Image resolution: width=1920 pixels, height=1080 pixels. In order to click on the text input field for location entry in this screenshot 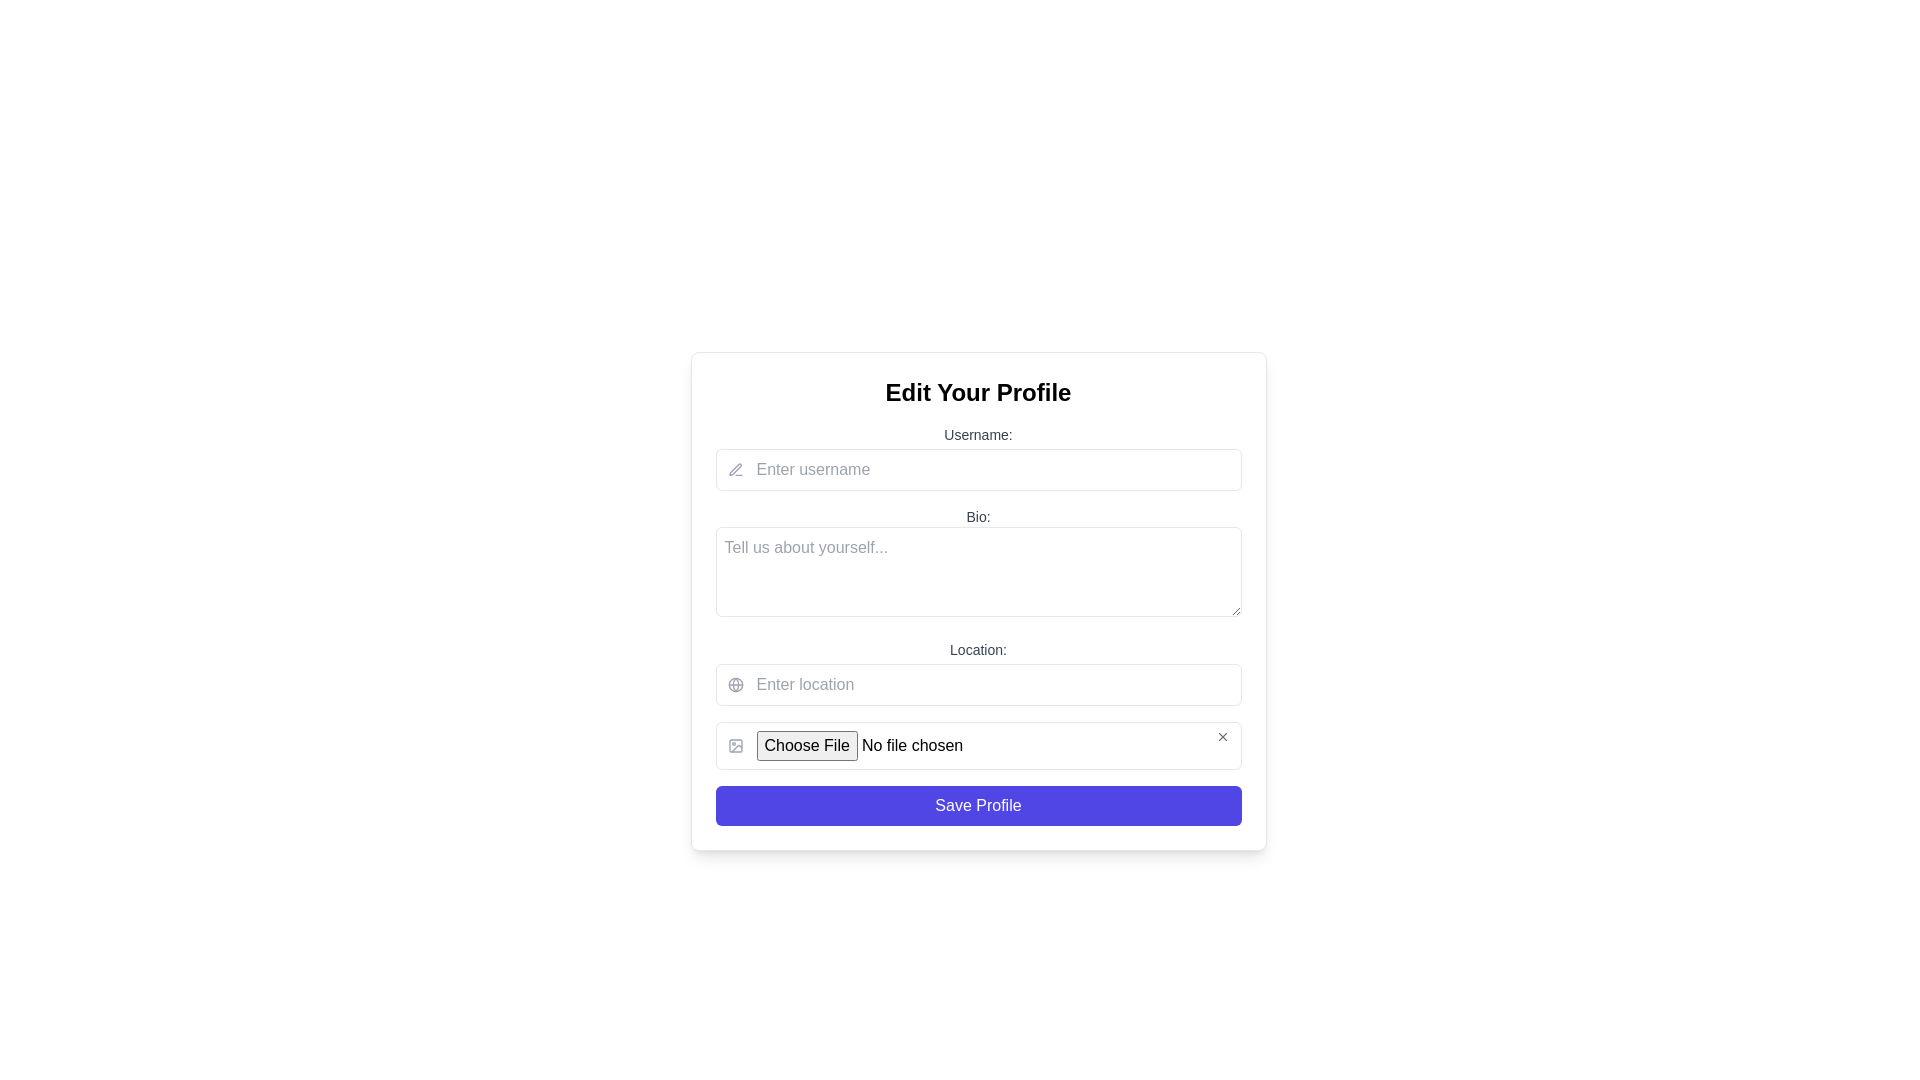, I will do `click(978, 684)`.